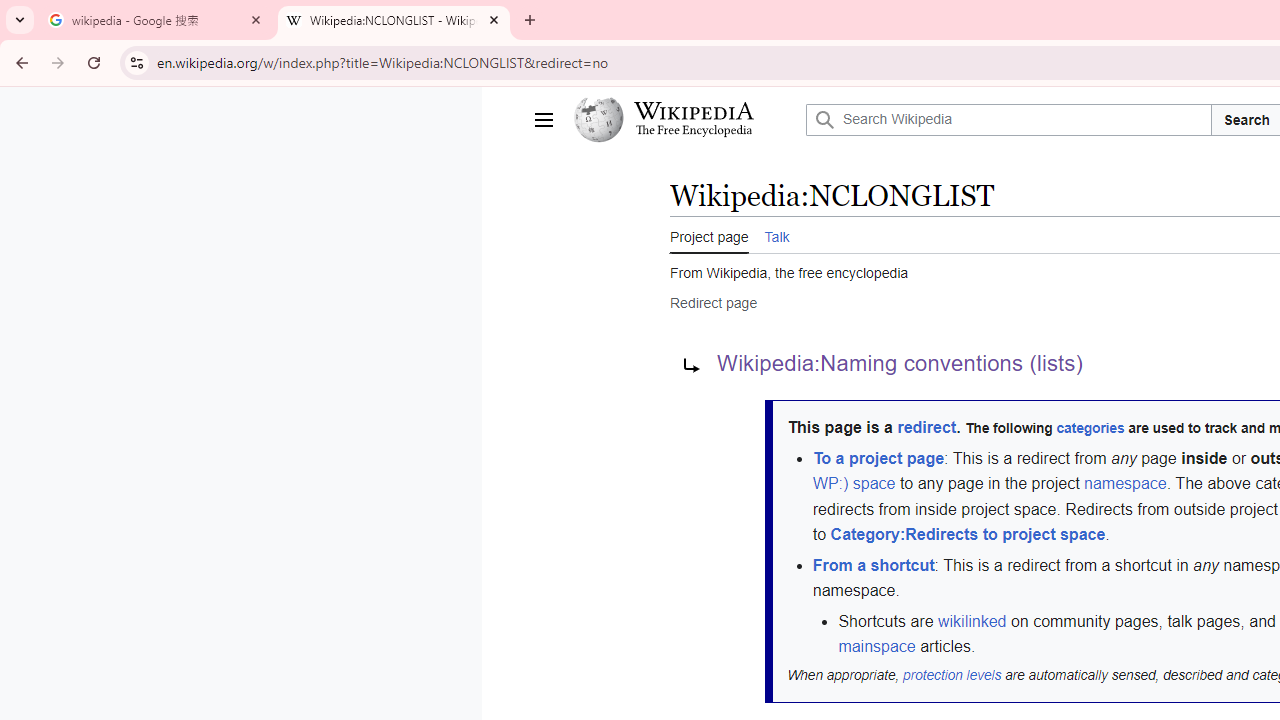  Describe the element at coordinates (394, 20) in the screenshot. I see `'Wikipedia:NCLONGLIST - Wikipedia'` at that location.